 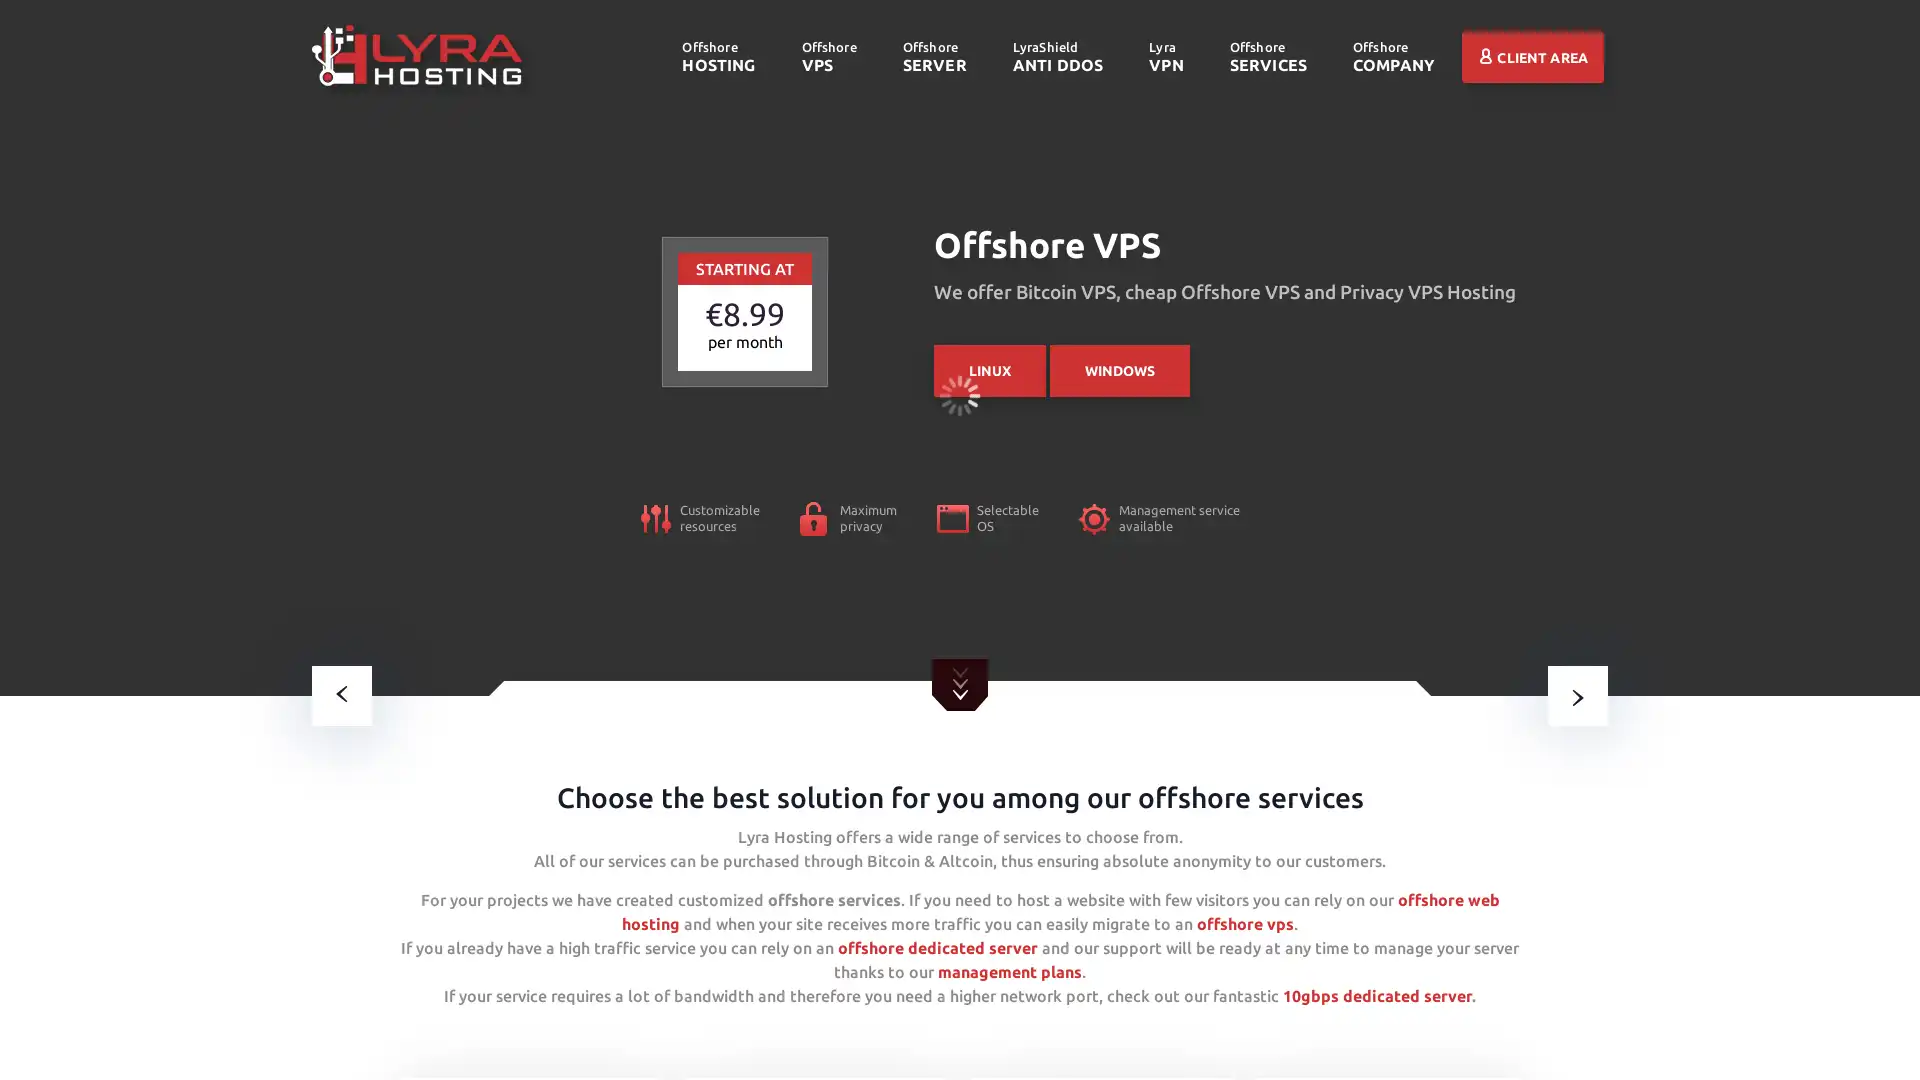 I want to click on Next slide, so click(x=1577, y=694).